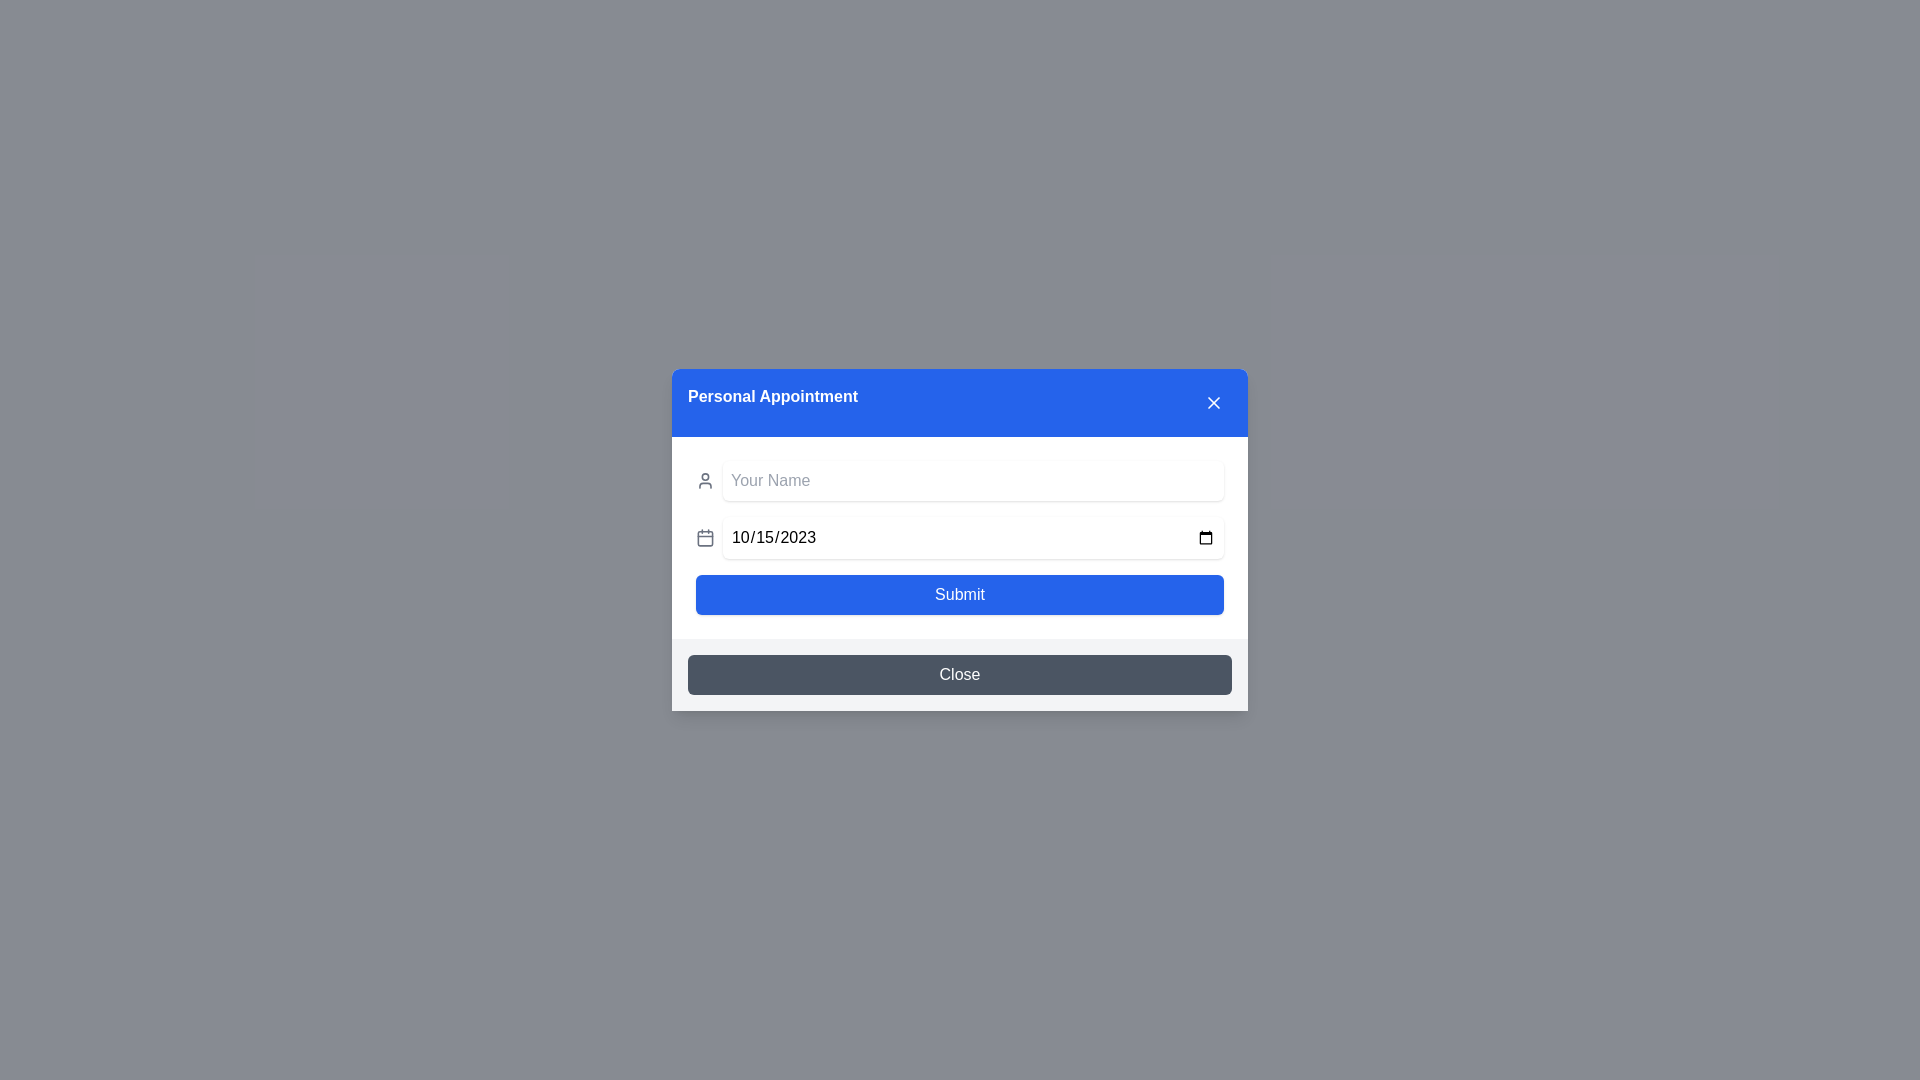 Image resolution: width=1920 pixels, height=1080 pixels. Describe the element at coordinates (960, 675) in the screenshot. I see `the close button located at the bottom of the modal dialog` at that location.